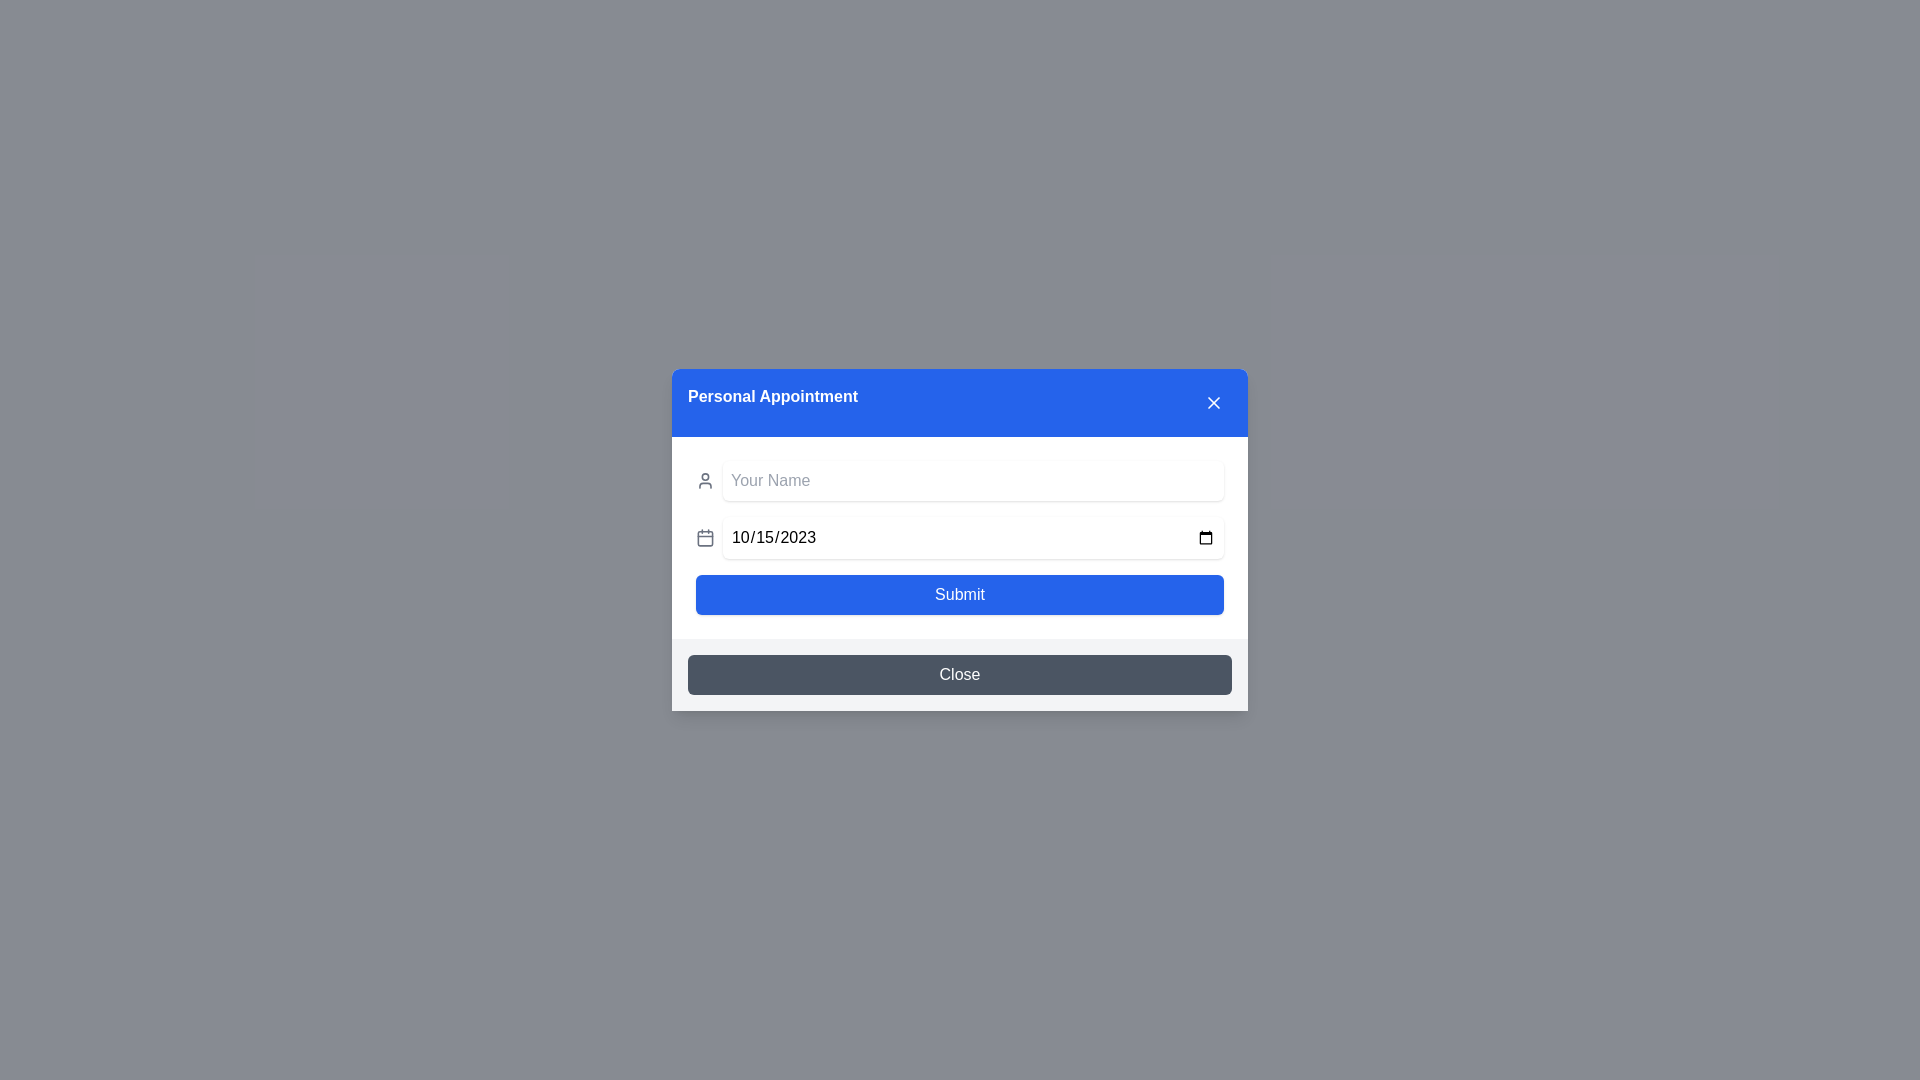 Image resolution: width=1920 pixels, height=1080 pixels. Describe the element at coordinates (960, 675) in the screenshot. I see `the close button located at the bottom of the modal dialog` at that location.